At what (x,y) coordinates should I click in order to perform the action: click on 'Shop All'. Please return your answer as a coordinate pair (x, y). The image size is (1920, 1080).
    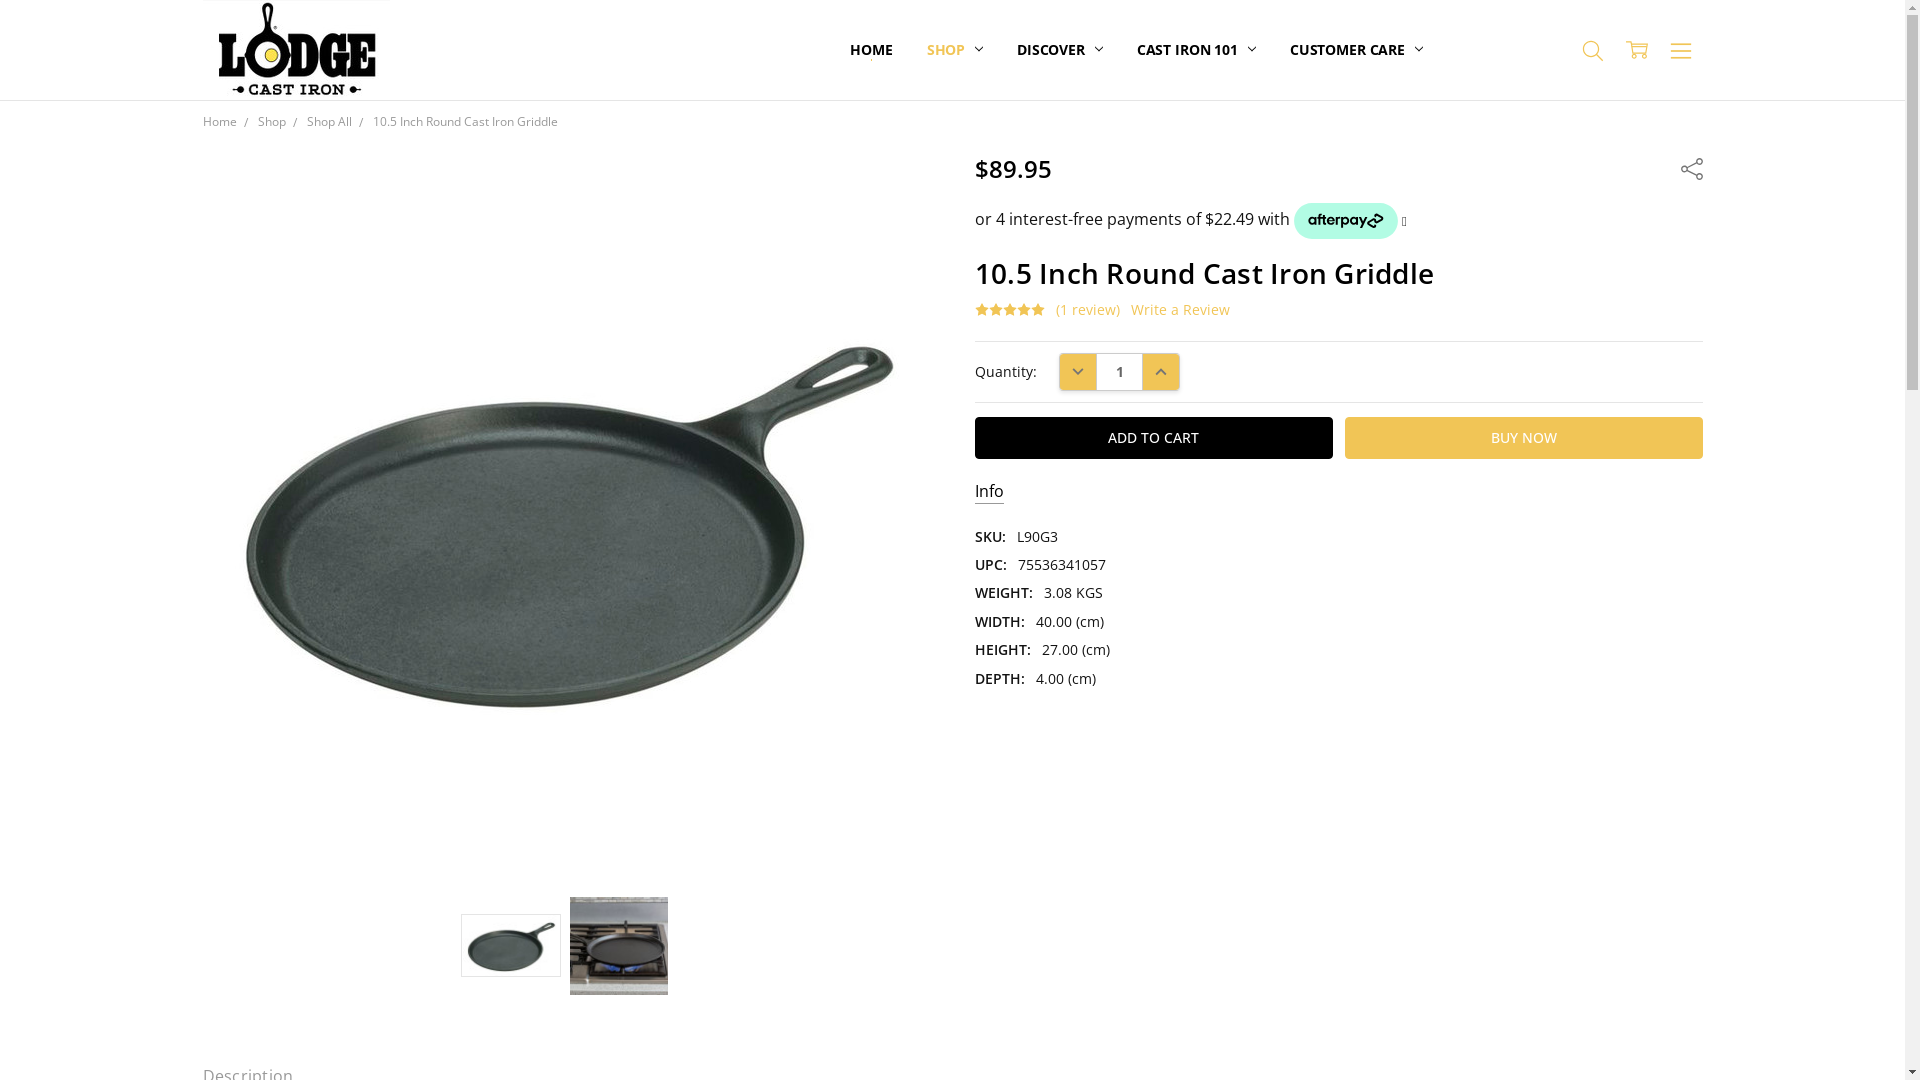
    Looking at the image, I should click on (328, 121).